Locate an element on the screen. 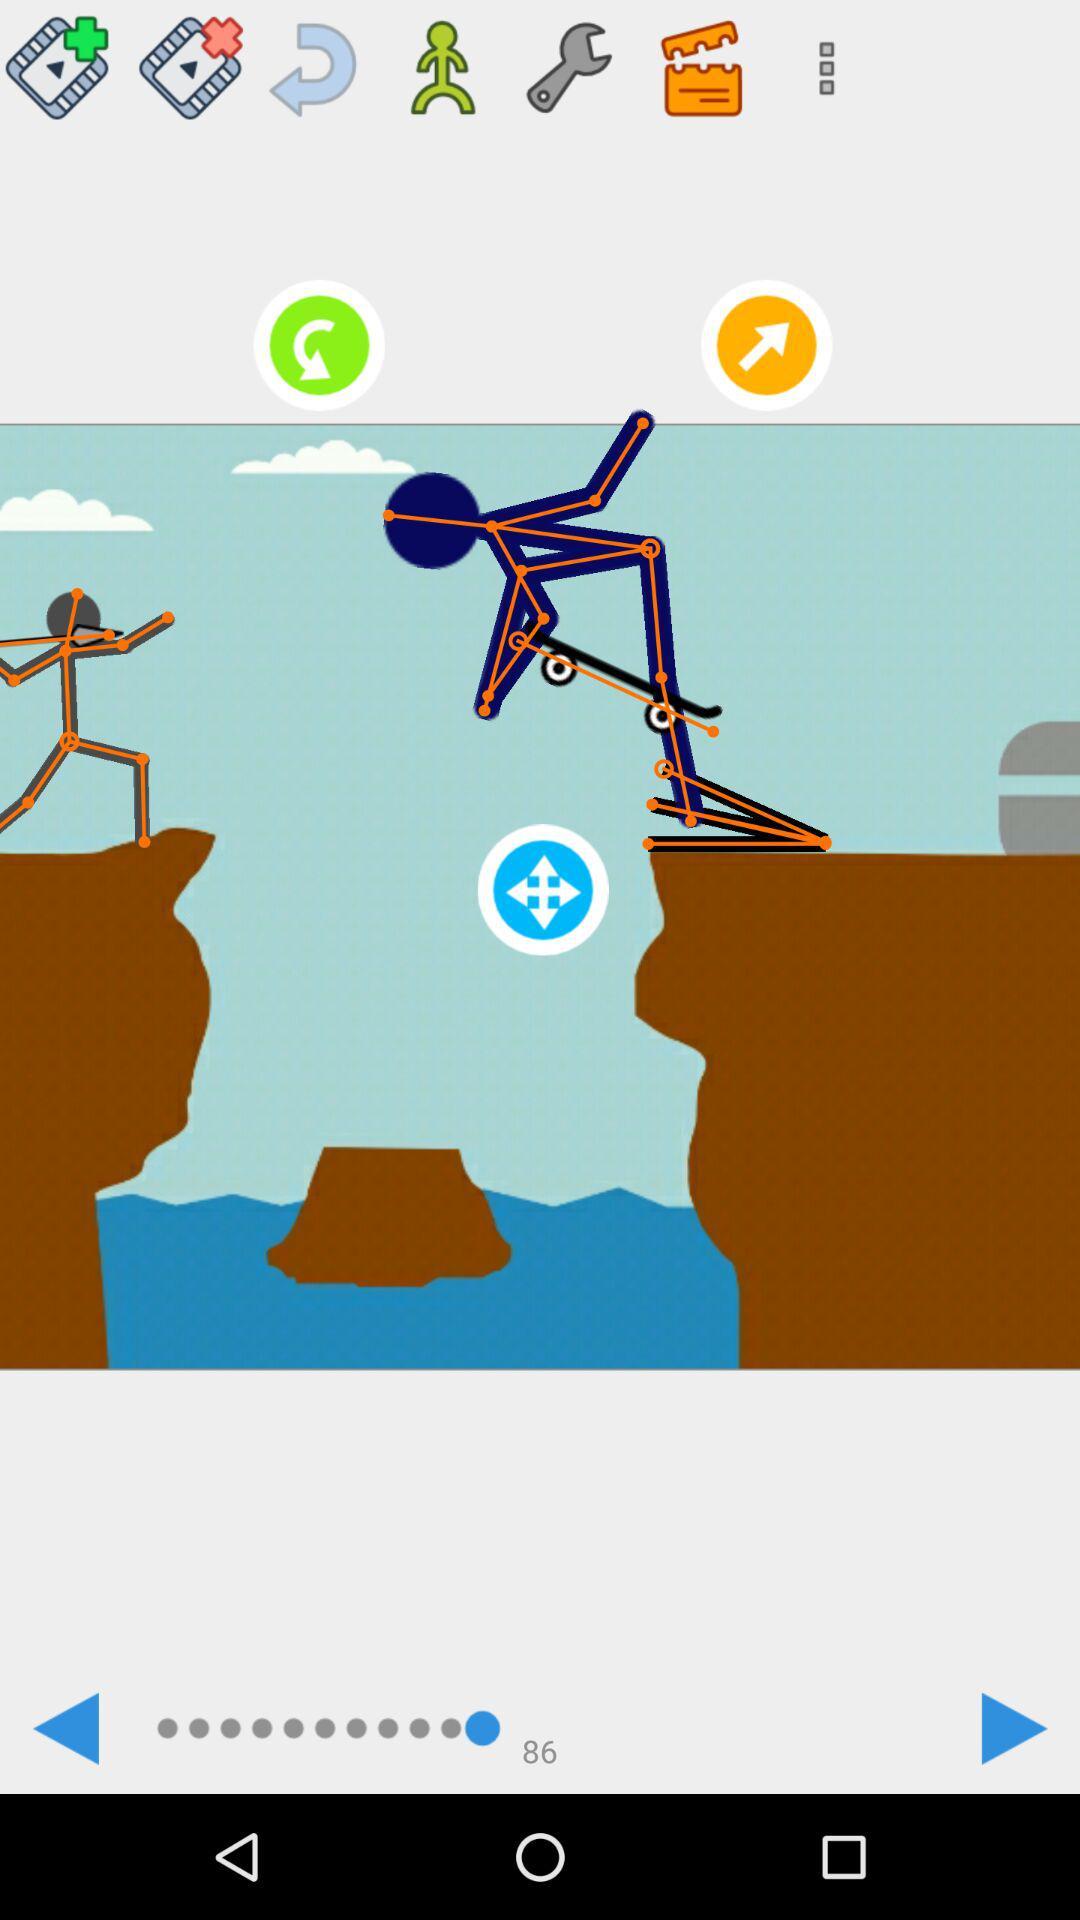 The image size is (1080, 1920). the icon represented to goto next image is located at coordinates (1014, 1727).